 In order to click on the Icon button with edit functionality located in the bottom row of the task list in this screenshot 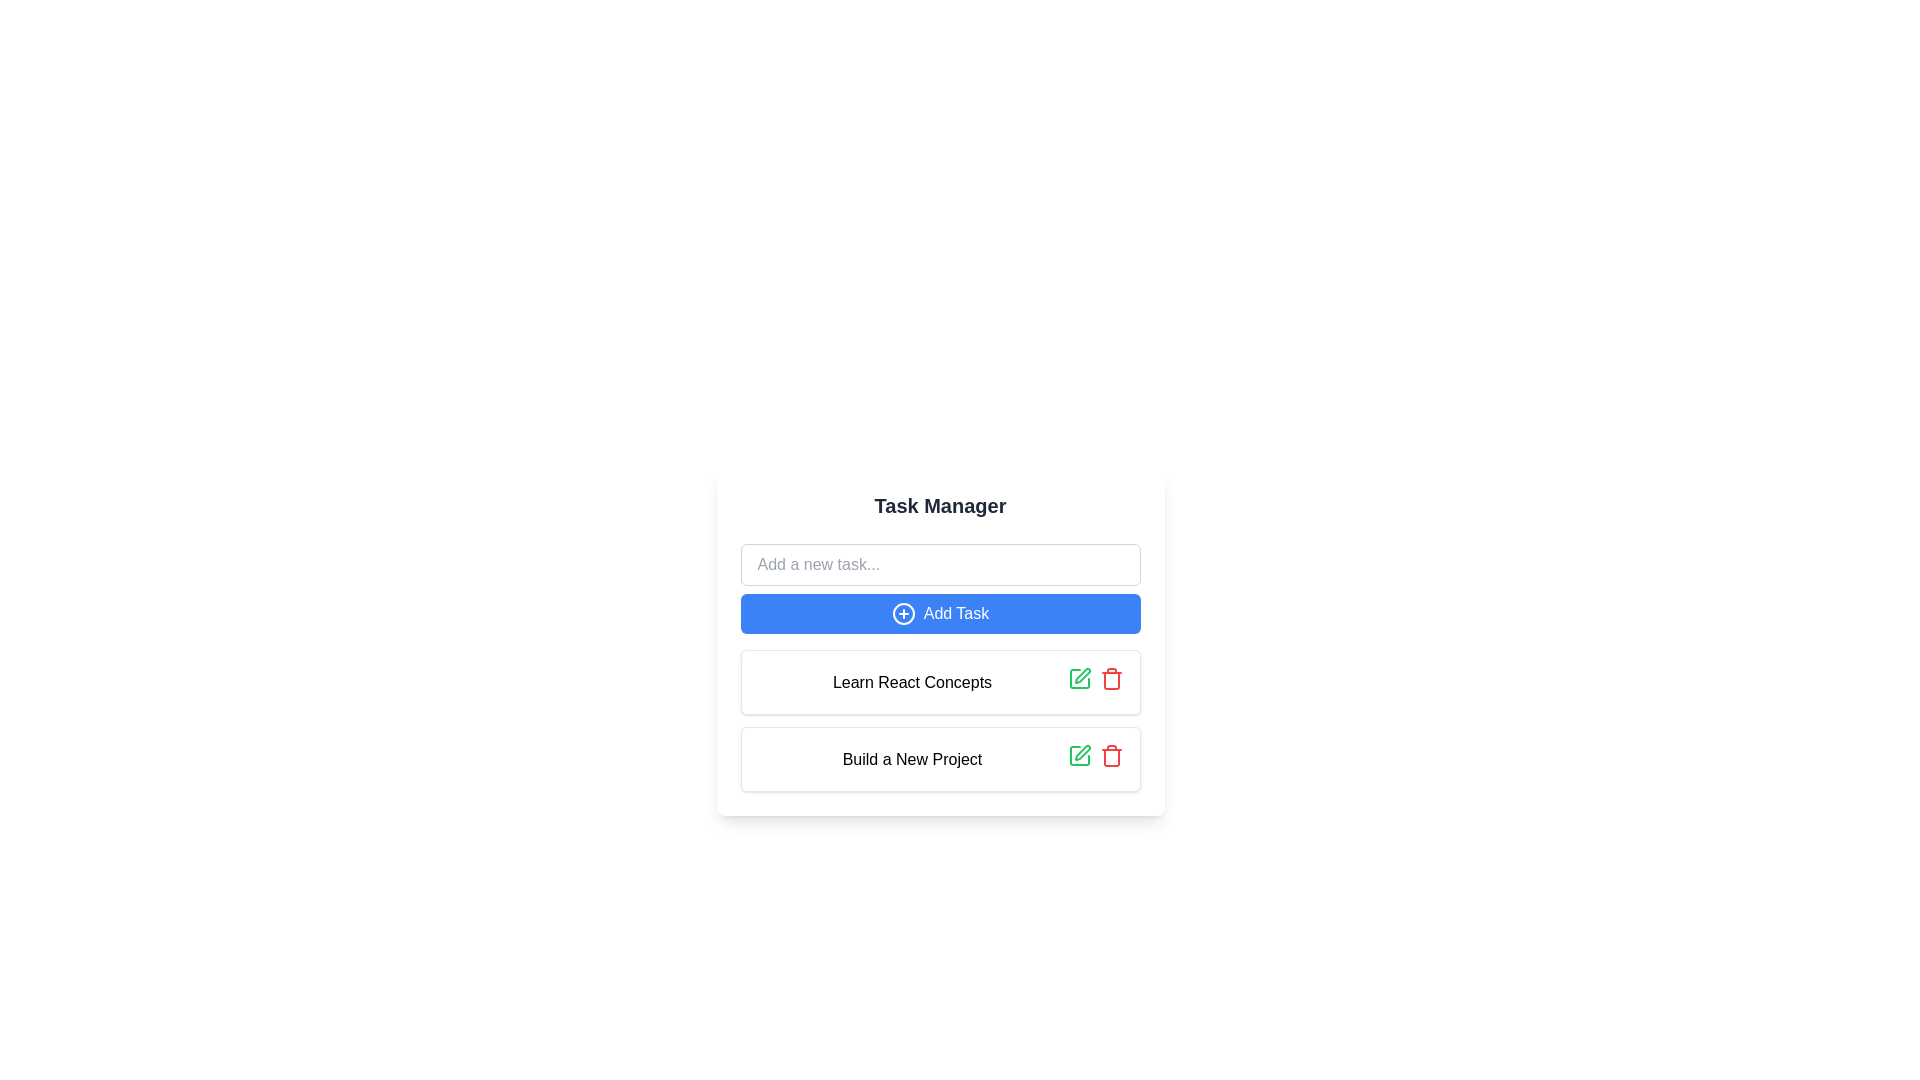, I will do `click(1078, 756)`.